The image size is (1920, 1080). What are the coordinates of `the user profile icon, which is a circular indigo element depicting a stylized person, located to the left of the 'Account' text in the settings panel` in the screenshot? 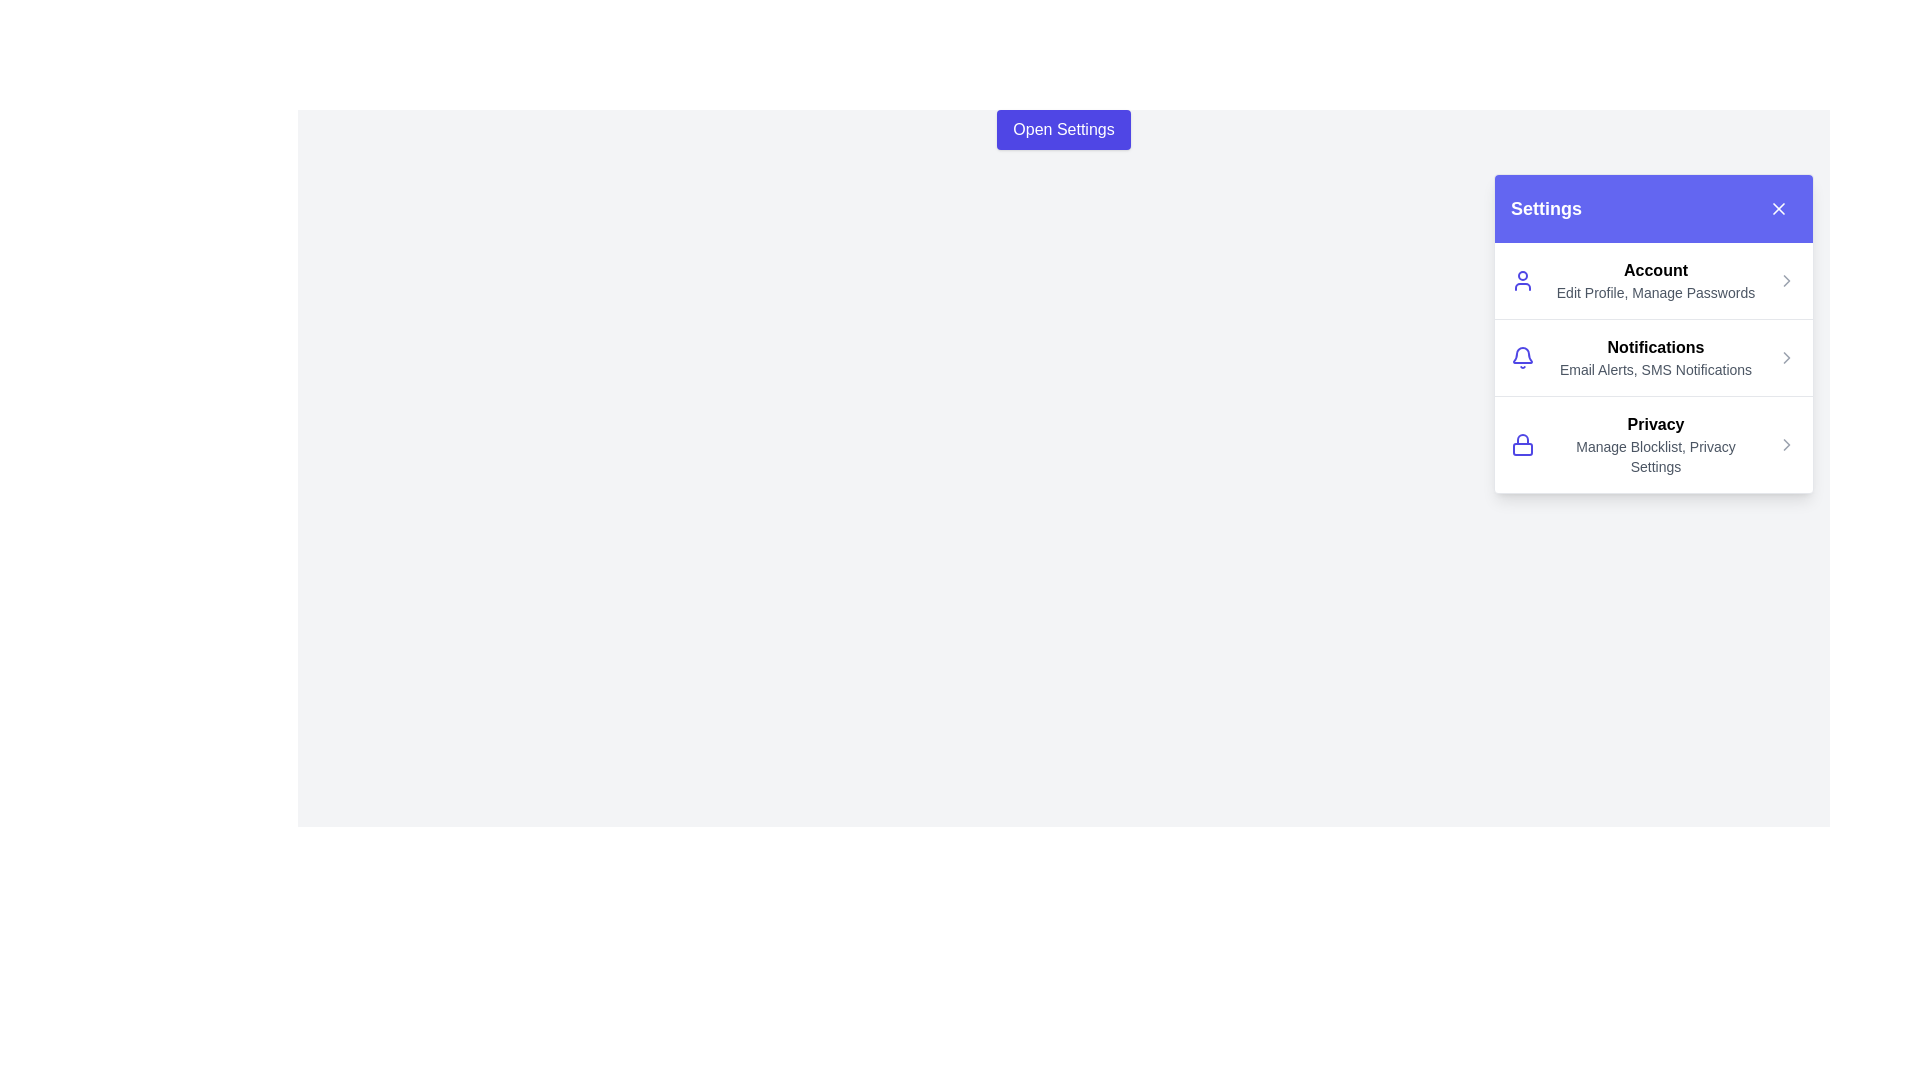 It's located at (1521, 281).